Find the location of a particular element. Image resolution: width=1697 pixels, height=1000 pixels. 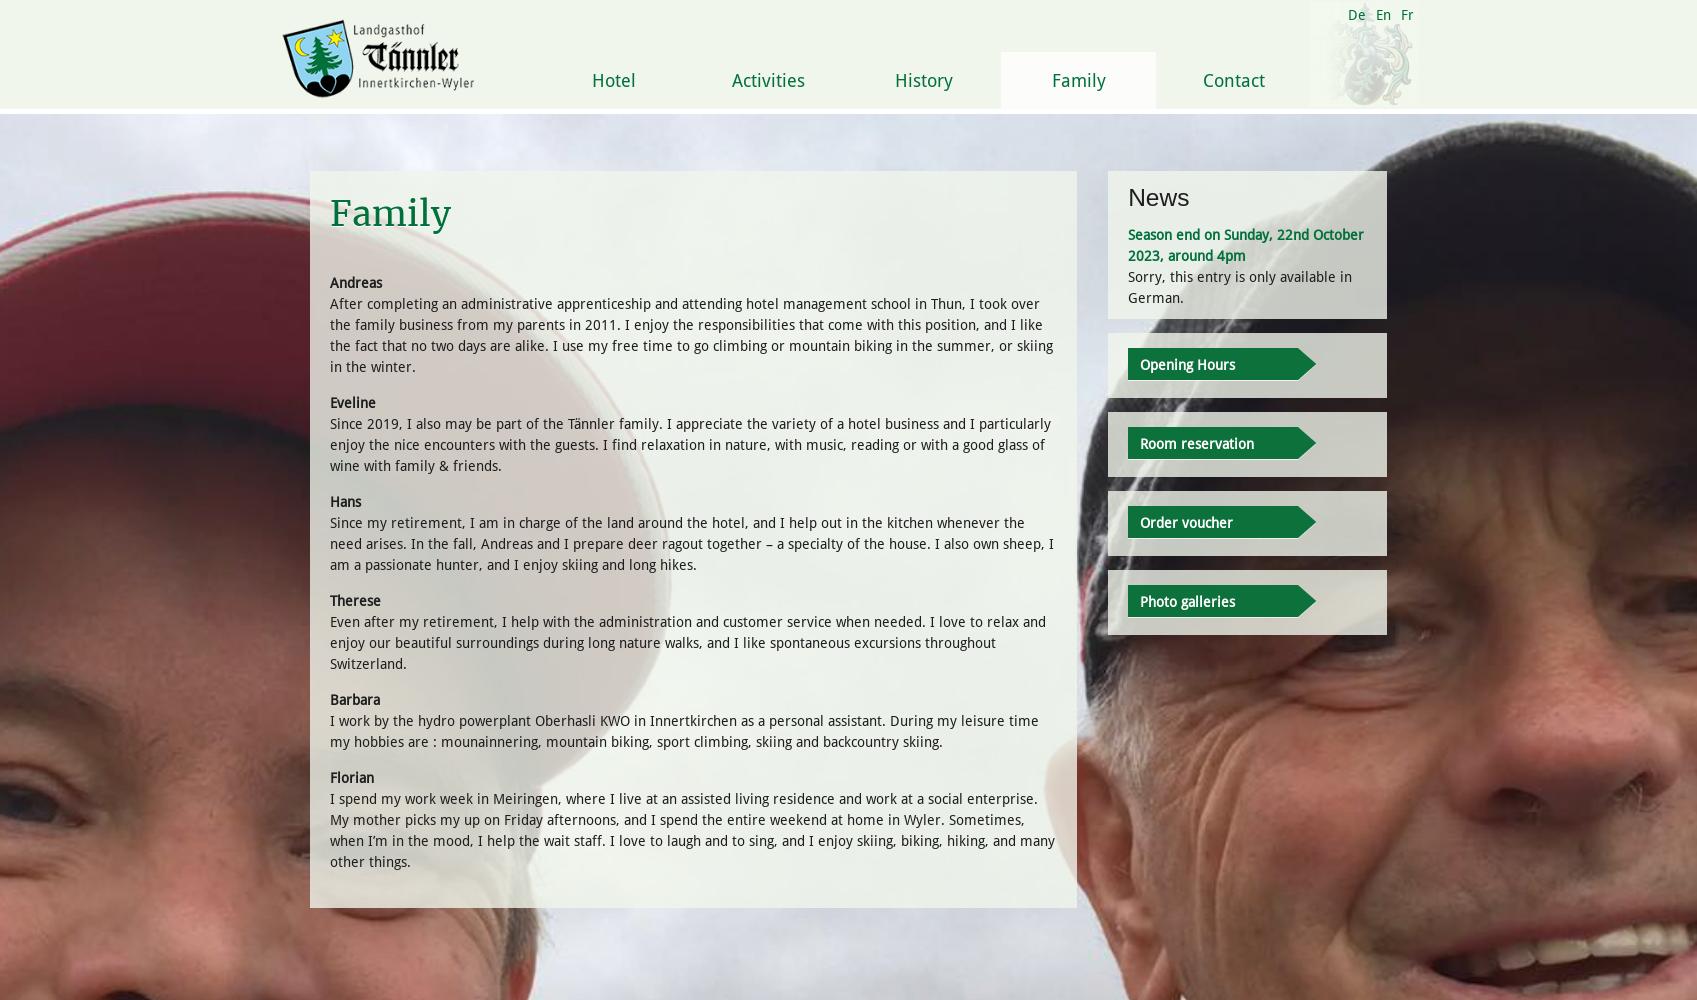

'Hans' is located at coordinates (344, 501).